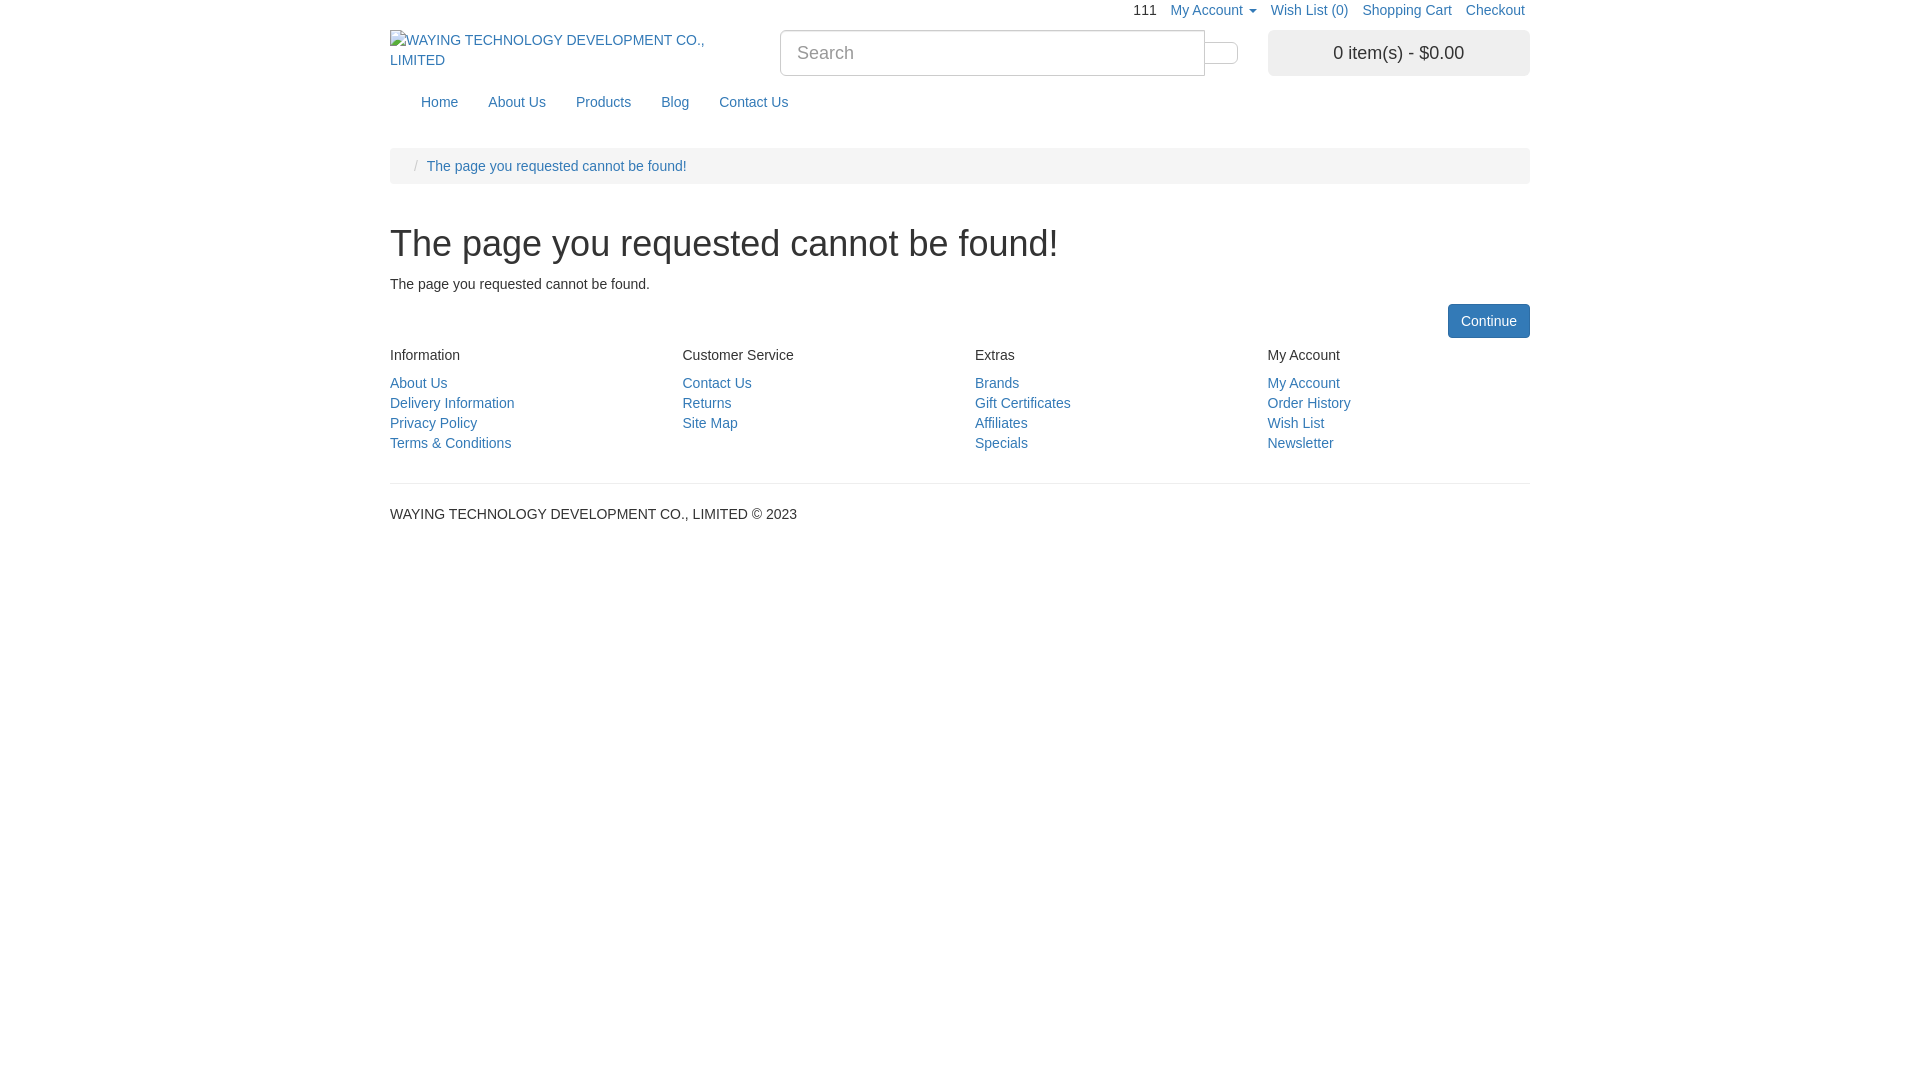 This screenshot has height=1080, width=1920. Describe the element at coordinates (417, 382) in the screenshot. I see `'About Us'` at that location.